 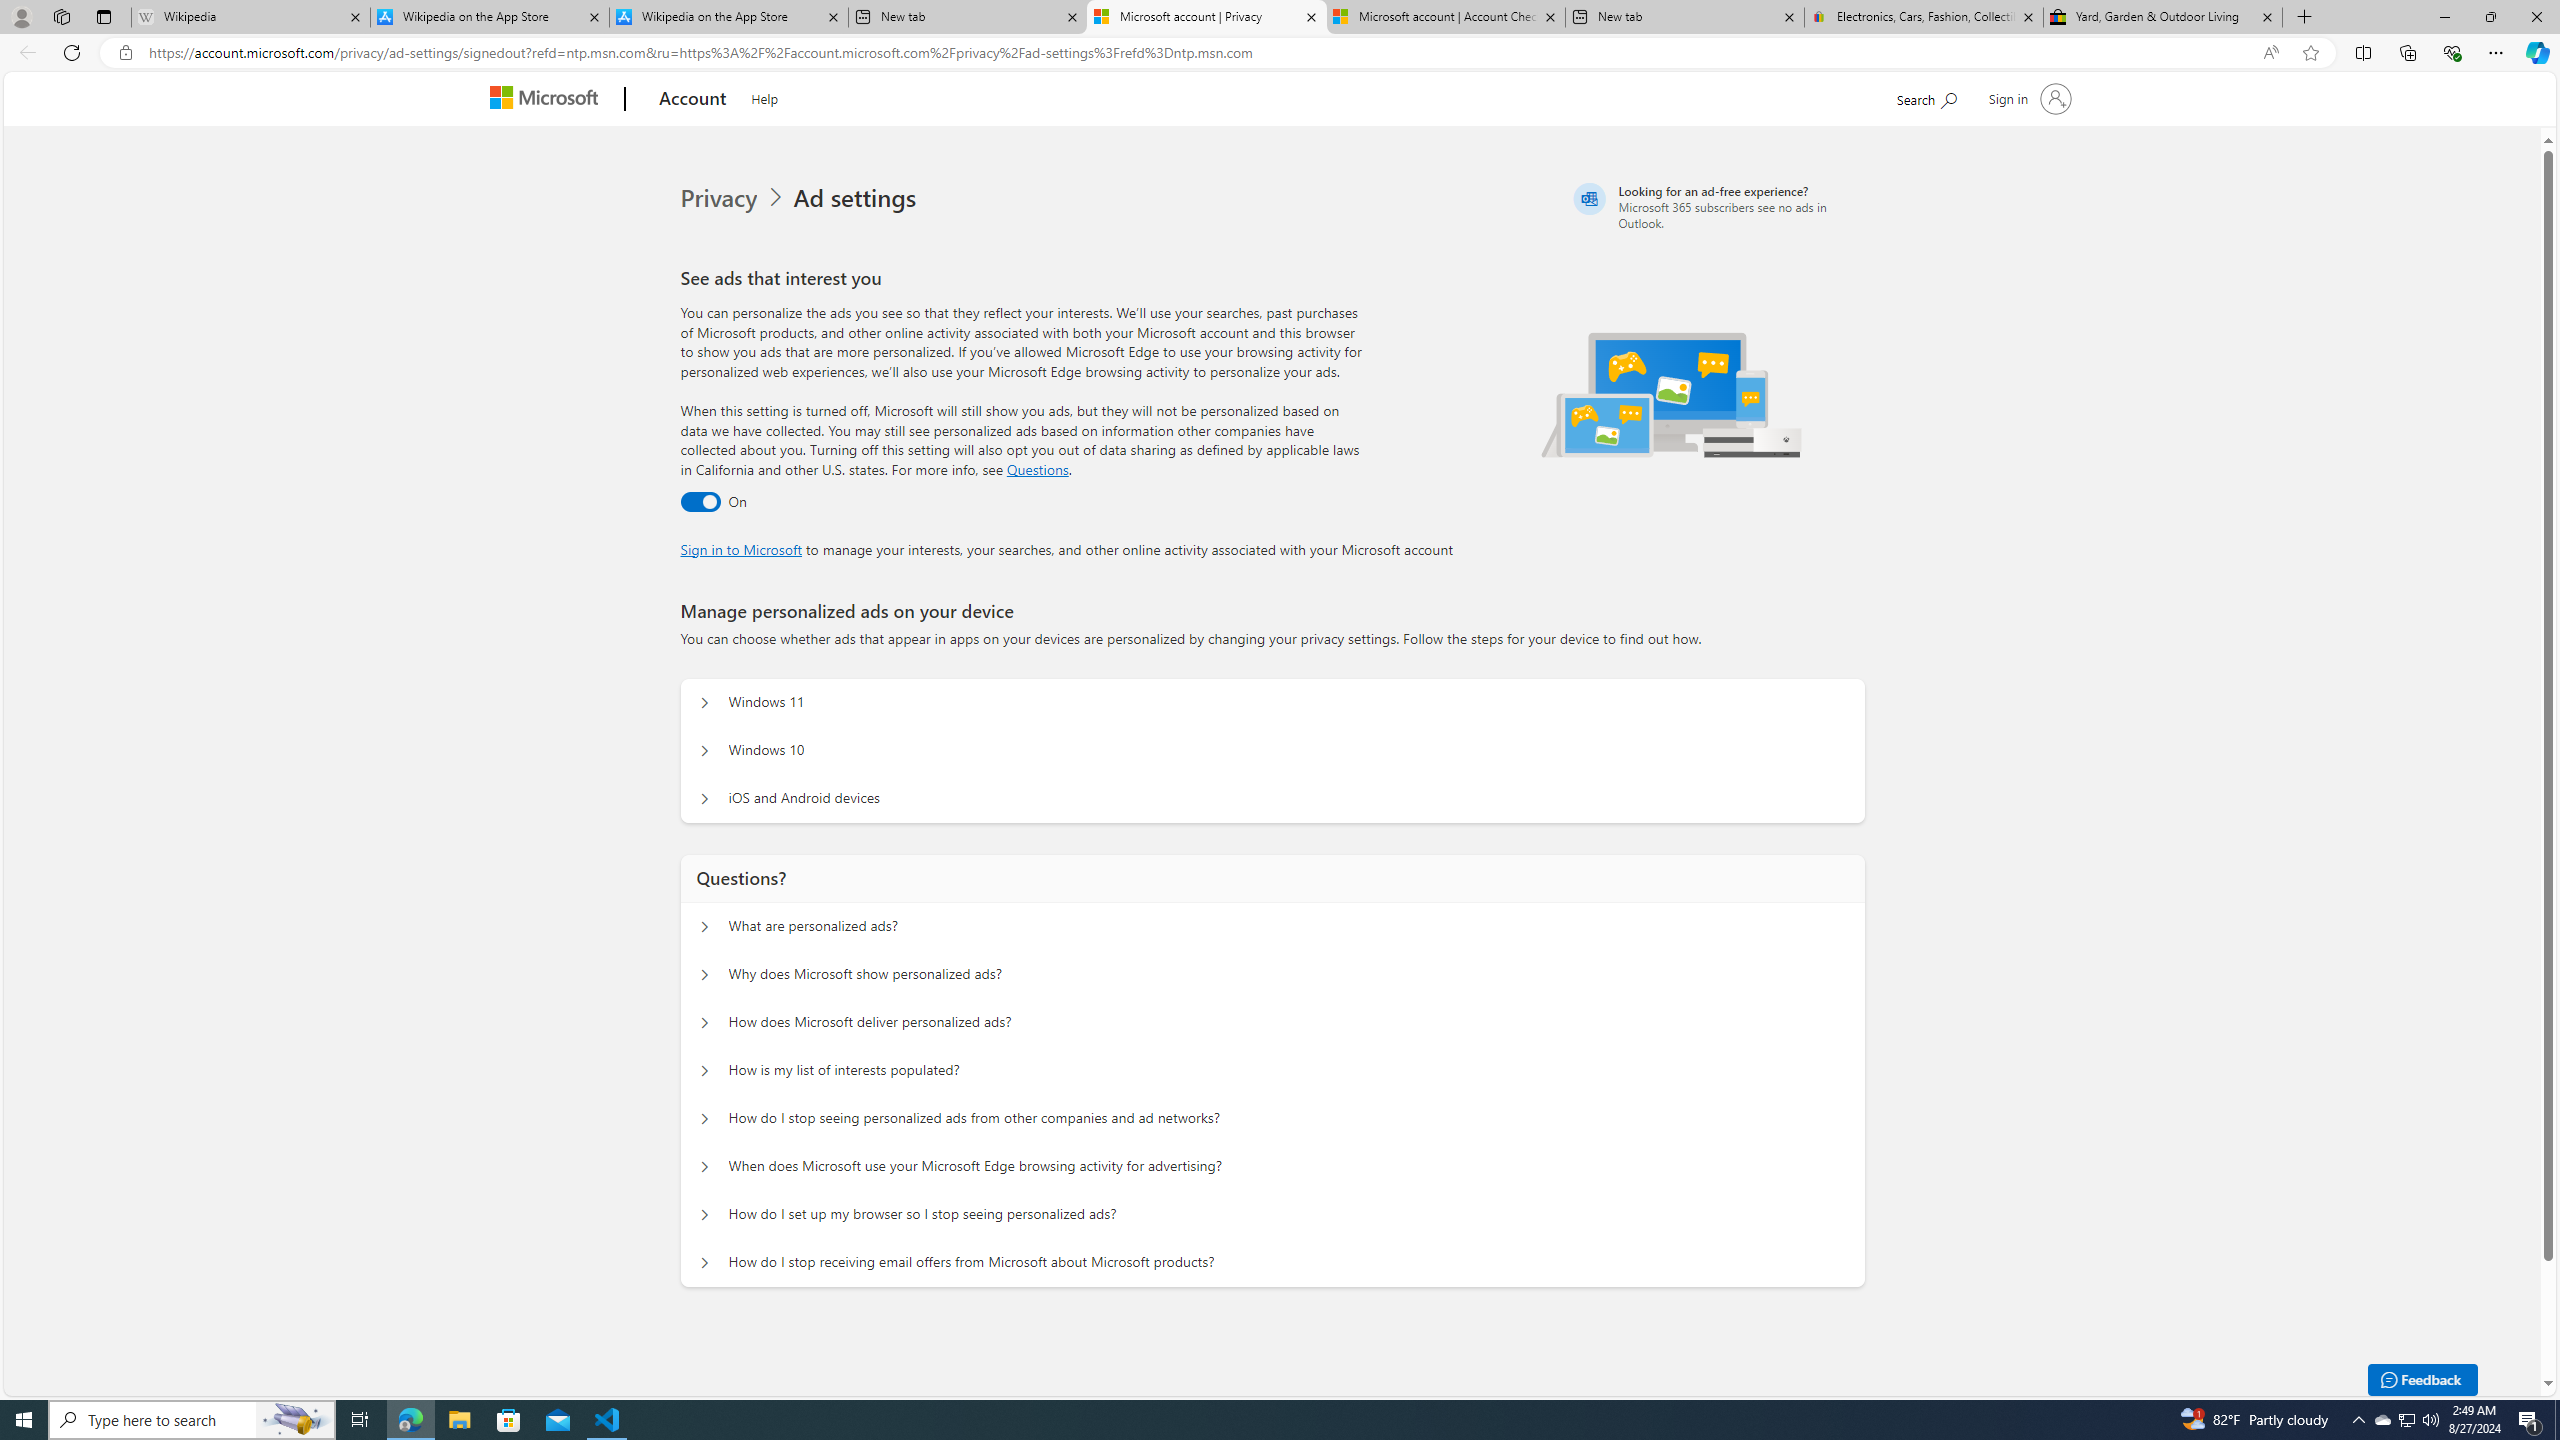 I want to click on 'Ad settings', so click(x=857, y=198).